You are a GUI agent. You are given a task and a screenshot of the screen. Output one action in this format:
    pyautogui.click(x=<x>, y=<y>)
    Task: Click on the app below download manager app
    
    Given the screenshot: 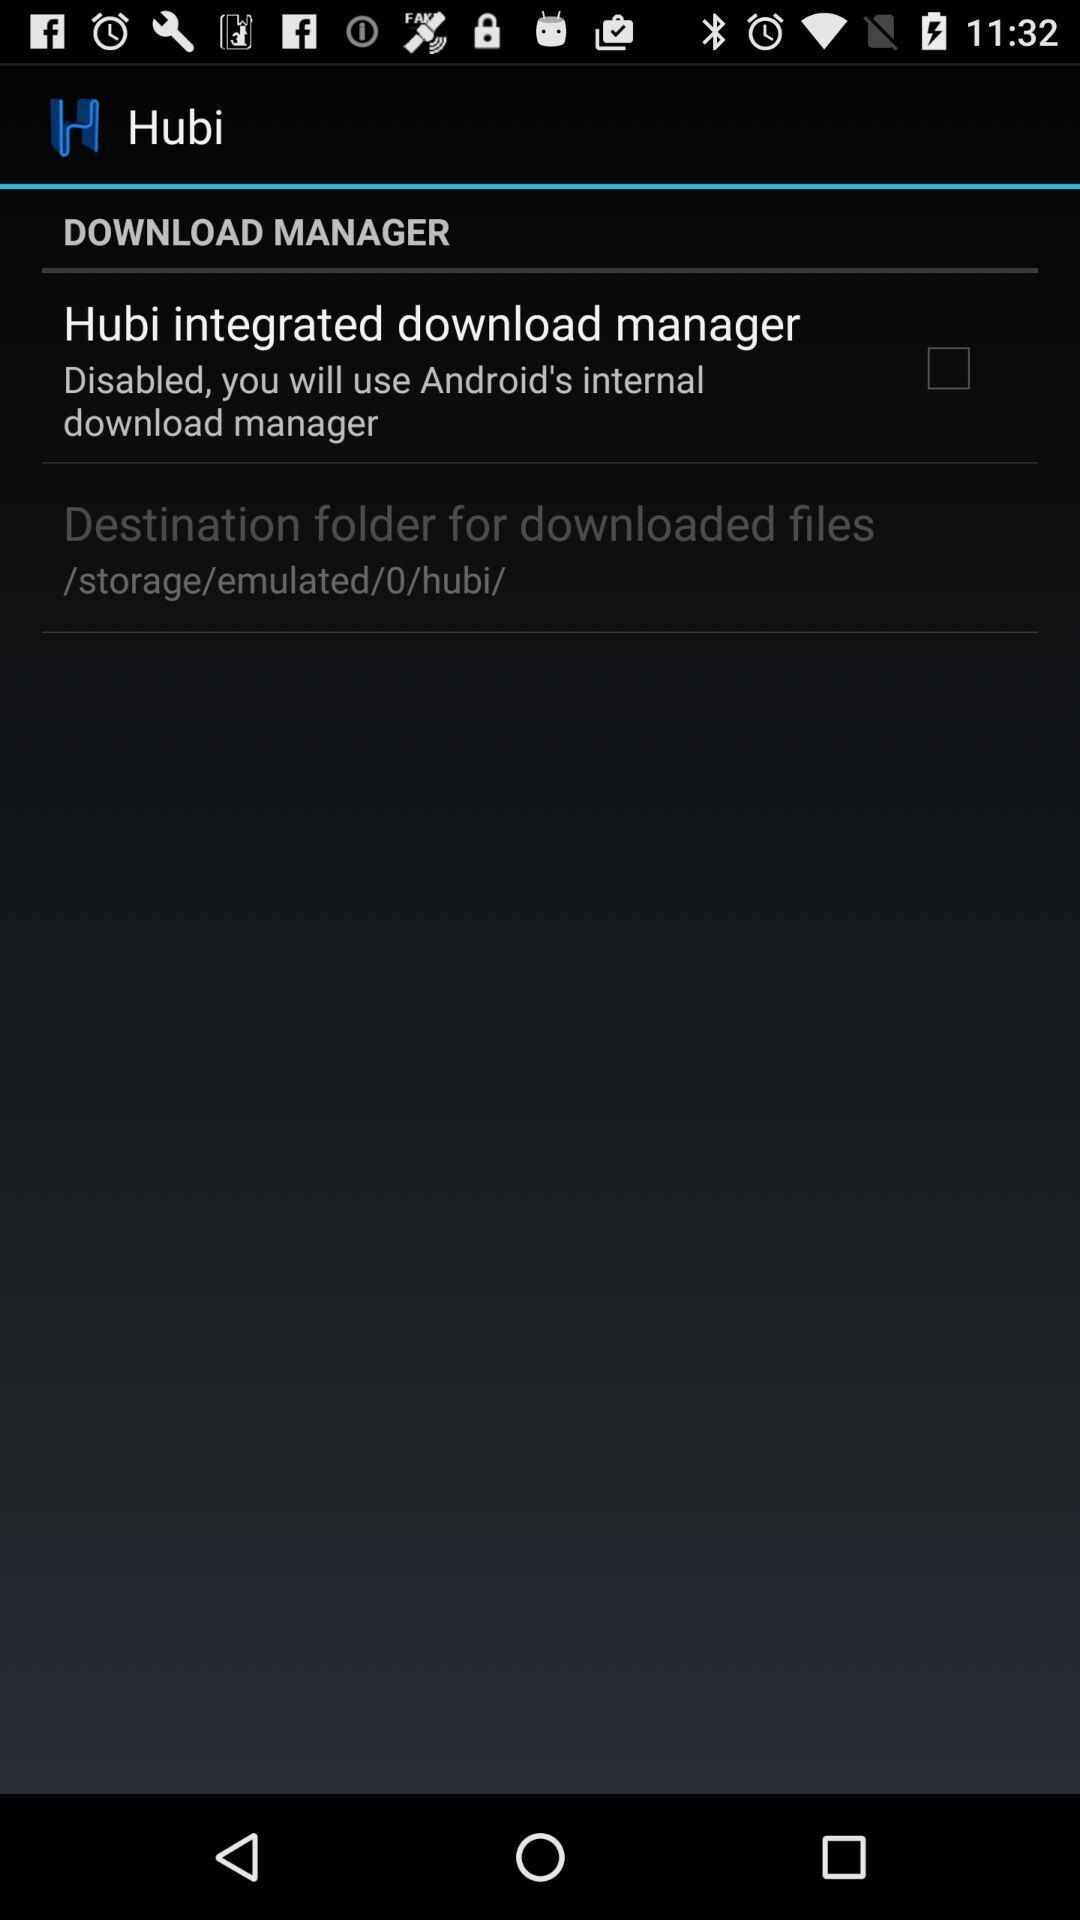 What is the action you would take?
    pyautogui.click(x=947, y=368)
    